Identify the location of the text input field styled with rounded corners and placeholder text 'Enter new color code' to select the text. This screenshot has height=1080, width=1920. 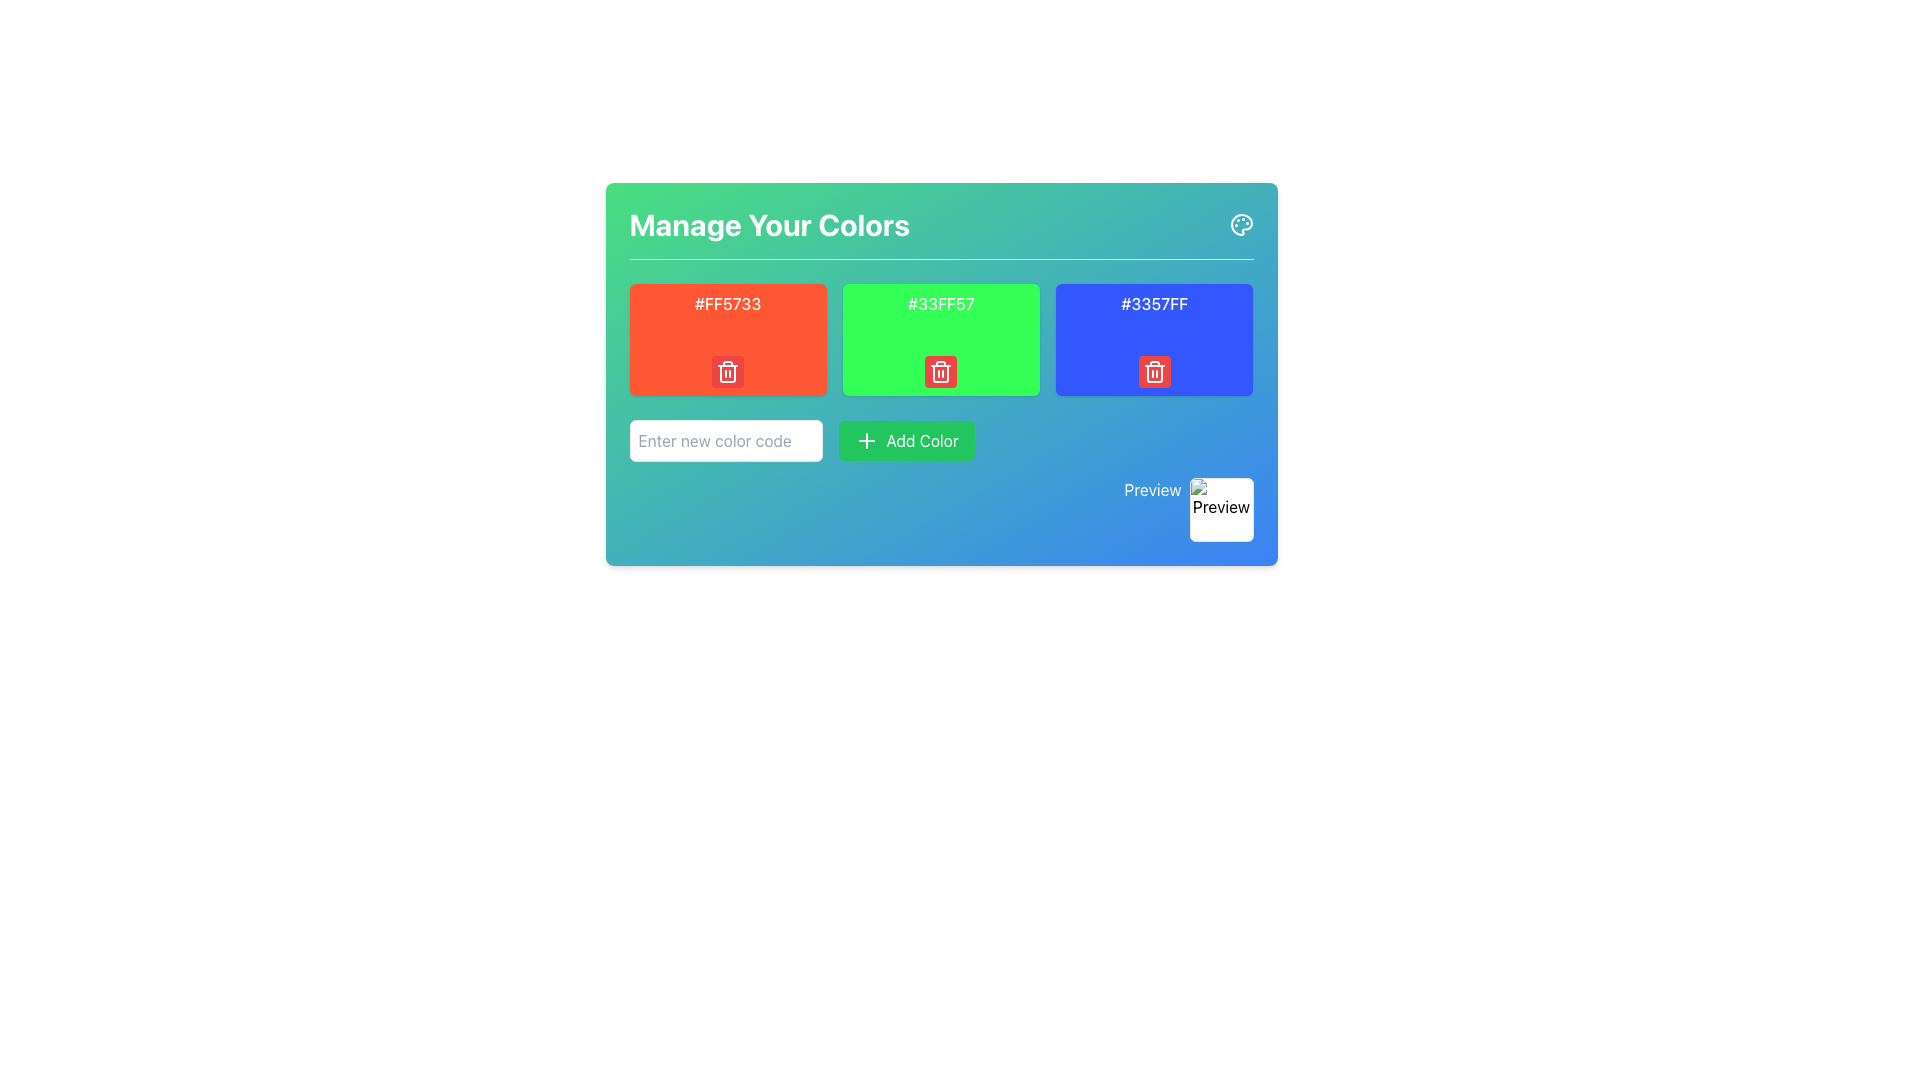
(724, 439).